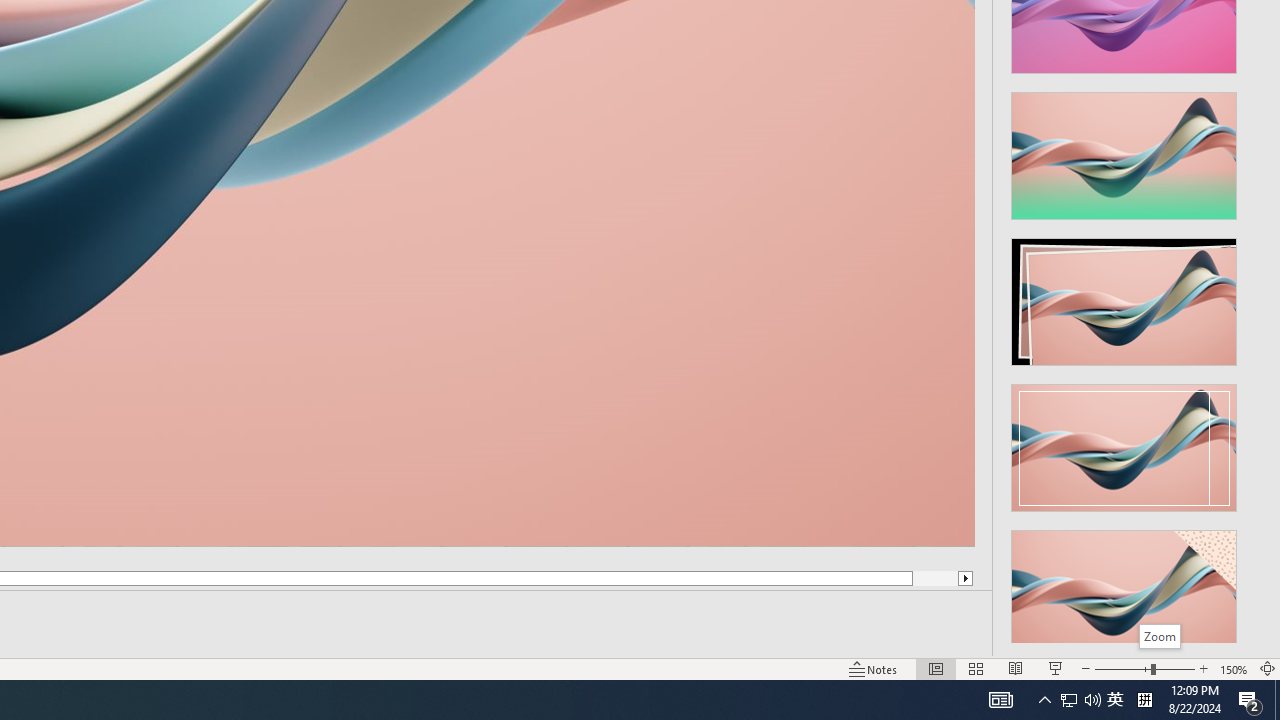 The image size is (1280, 720). What do you see at coordinates (1233, 669) in the screenshot?
I see `'Zoom 150%'` at bounding box center [1233, 669].